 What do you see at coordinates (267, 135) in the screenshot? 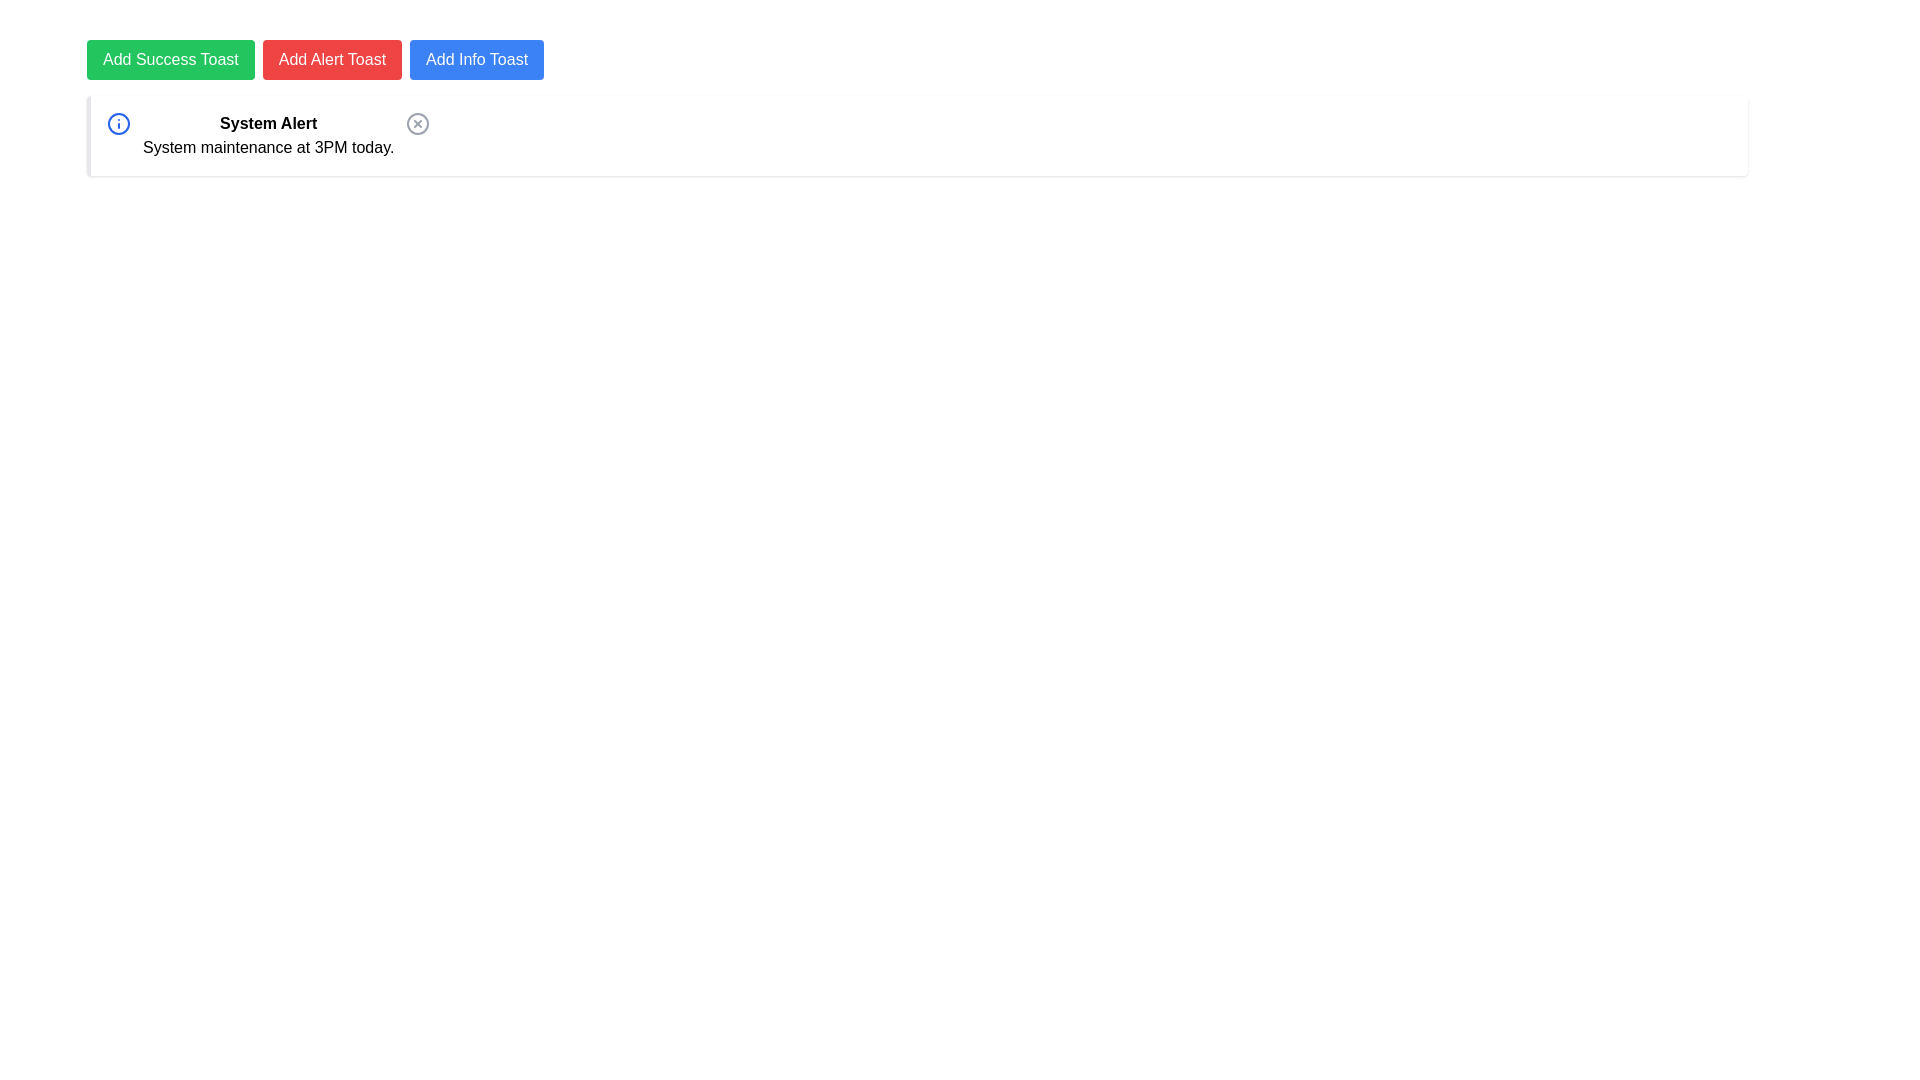
I see `text displayed in the Textual Display Component which communicates the system maintenance schedule, located centrally within a message box with a blue icon to its left` at bounding box center [267, 135].